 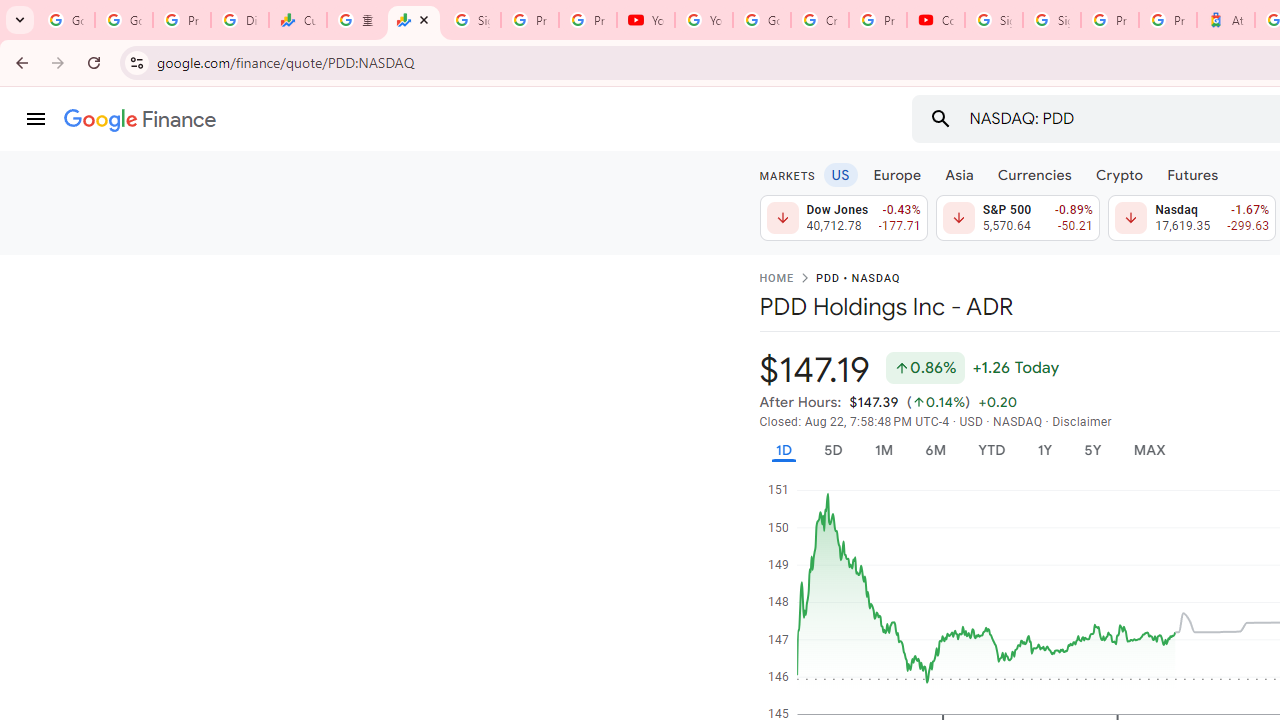 What do you see at coordinates (896, 173) in the screenshot?
I see `'Europe'` at bounding box center [896, 173].